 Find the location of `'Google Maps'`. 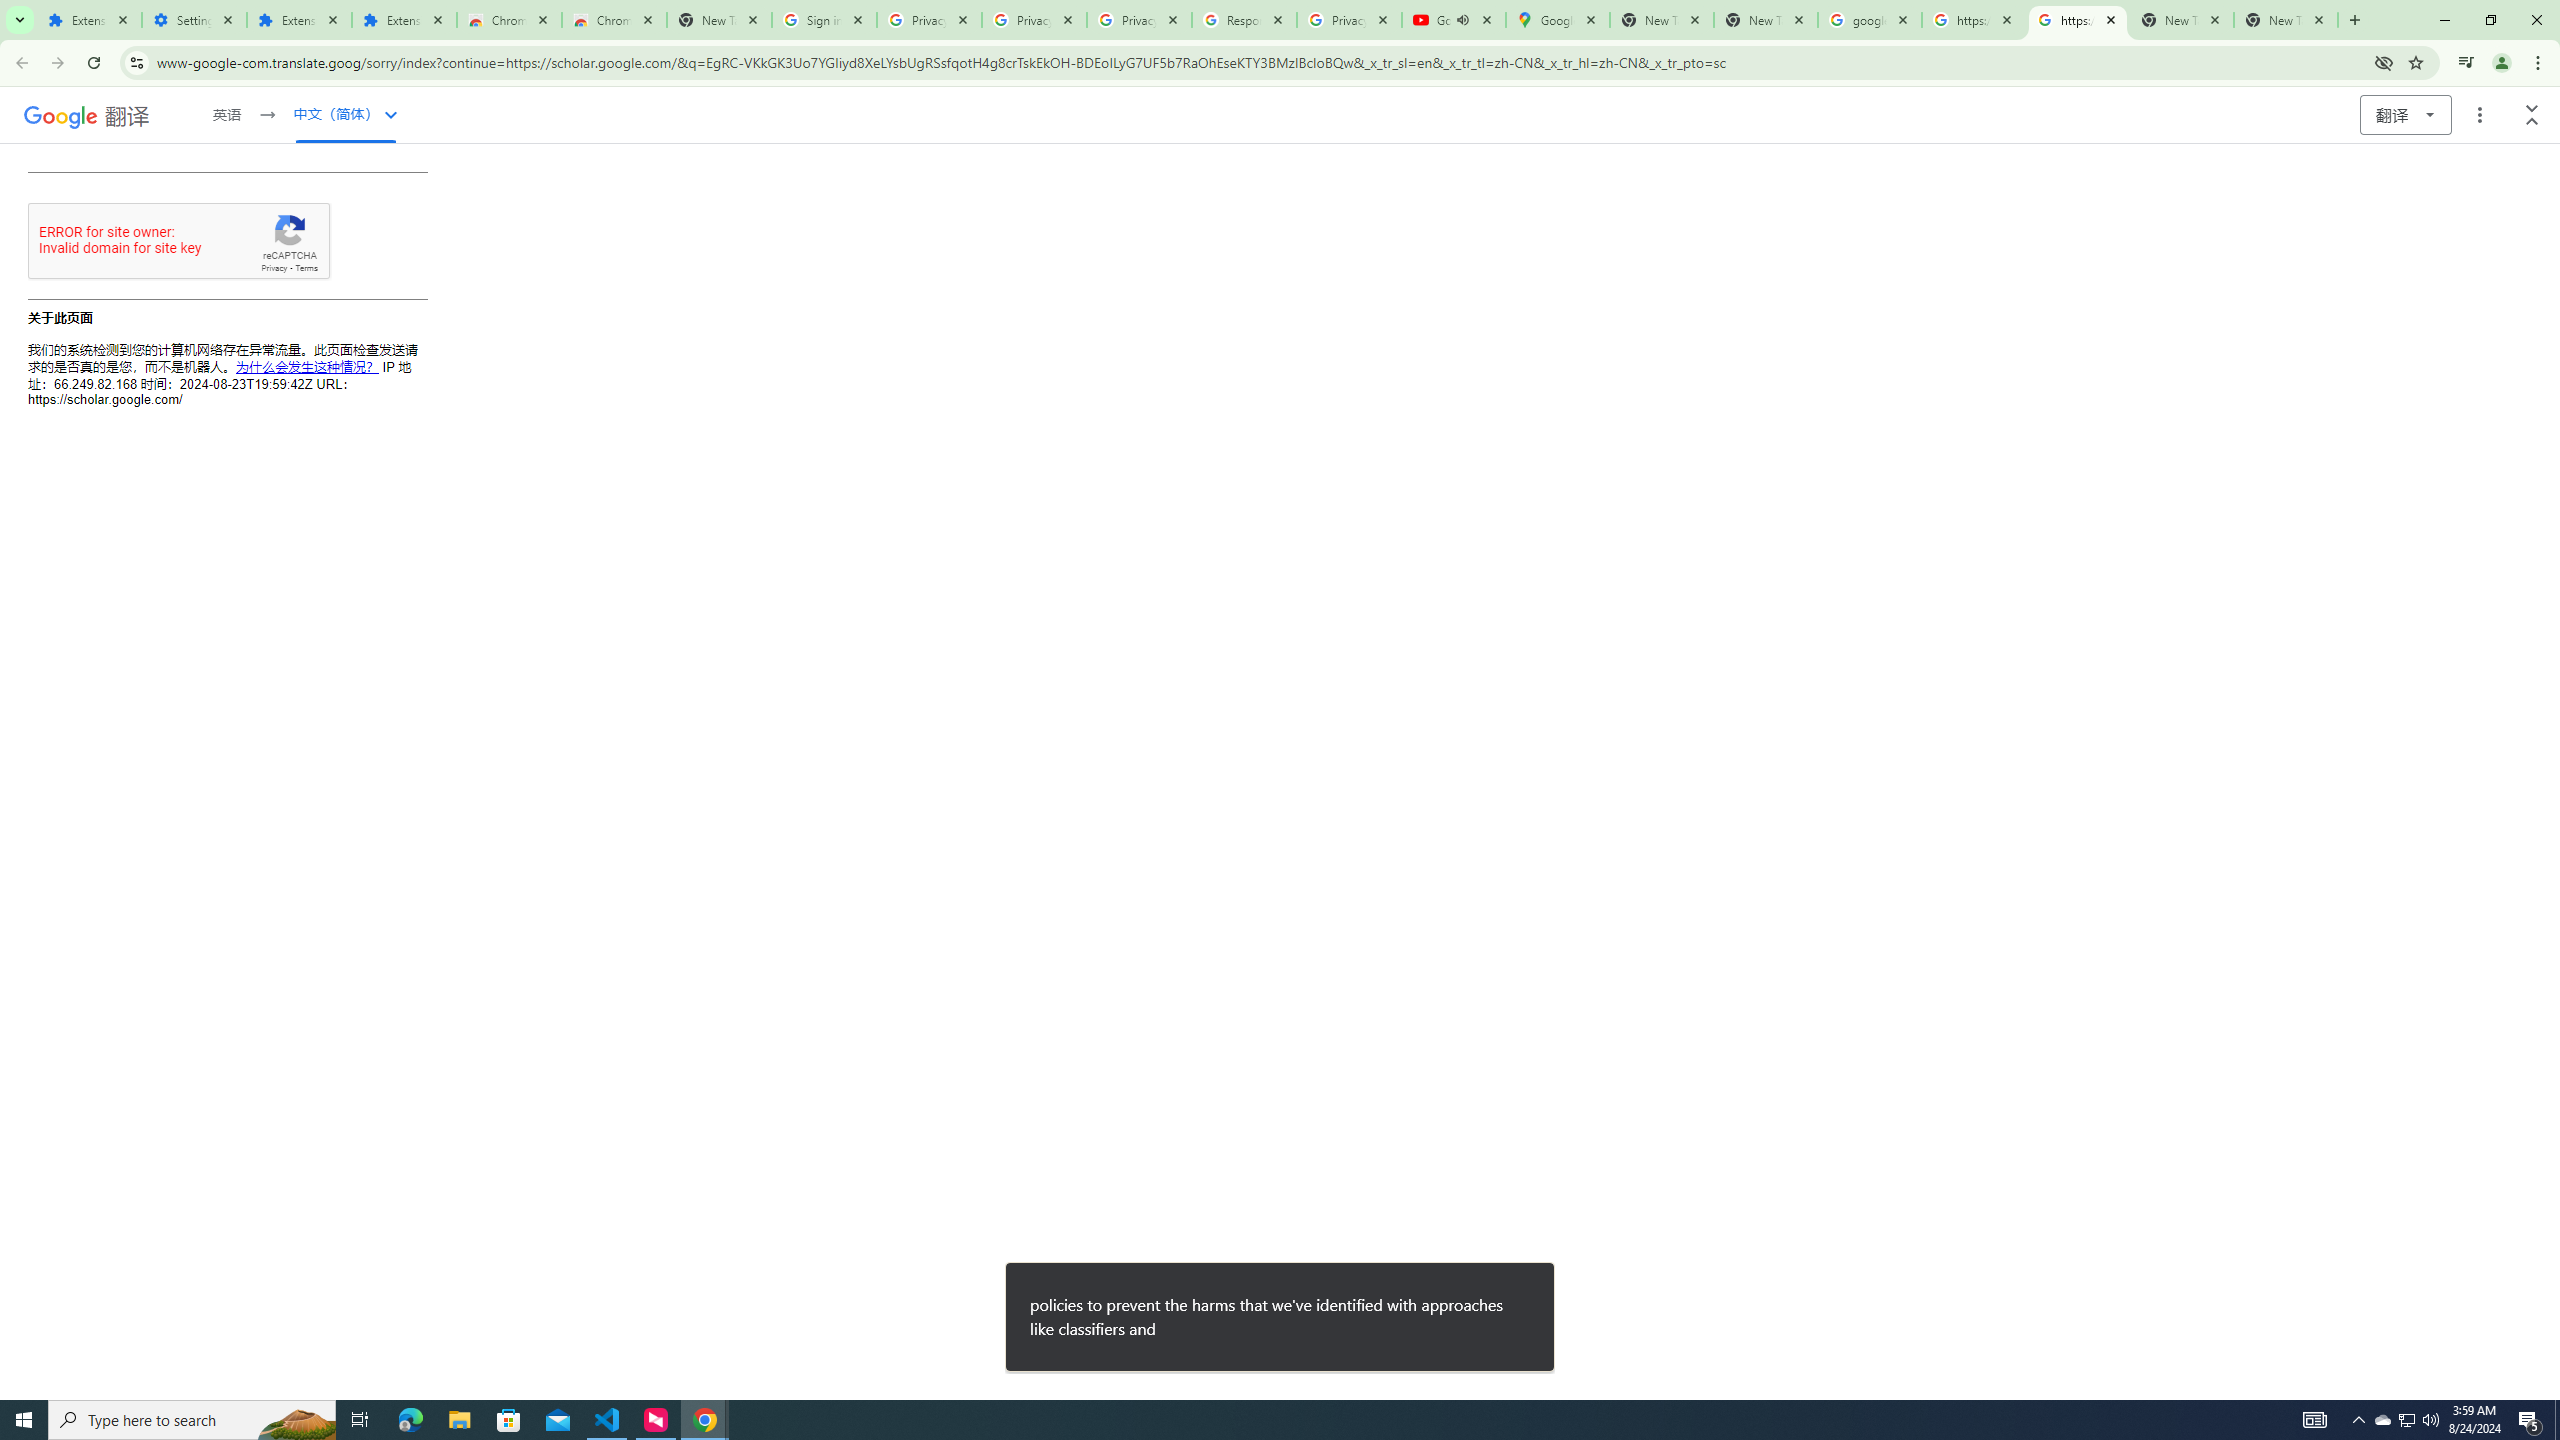

'Google Maps' is located at coordinates (1557, 19).